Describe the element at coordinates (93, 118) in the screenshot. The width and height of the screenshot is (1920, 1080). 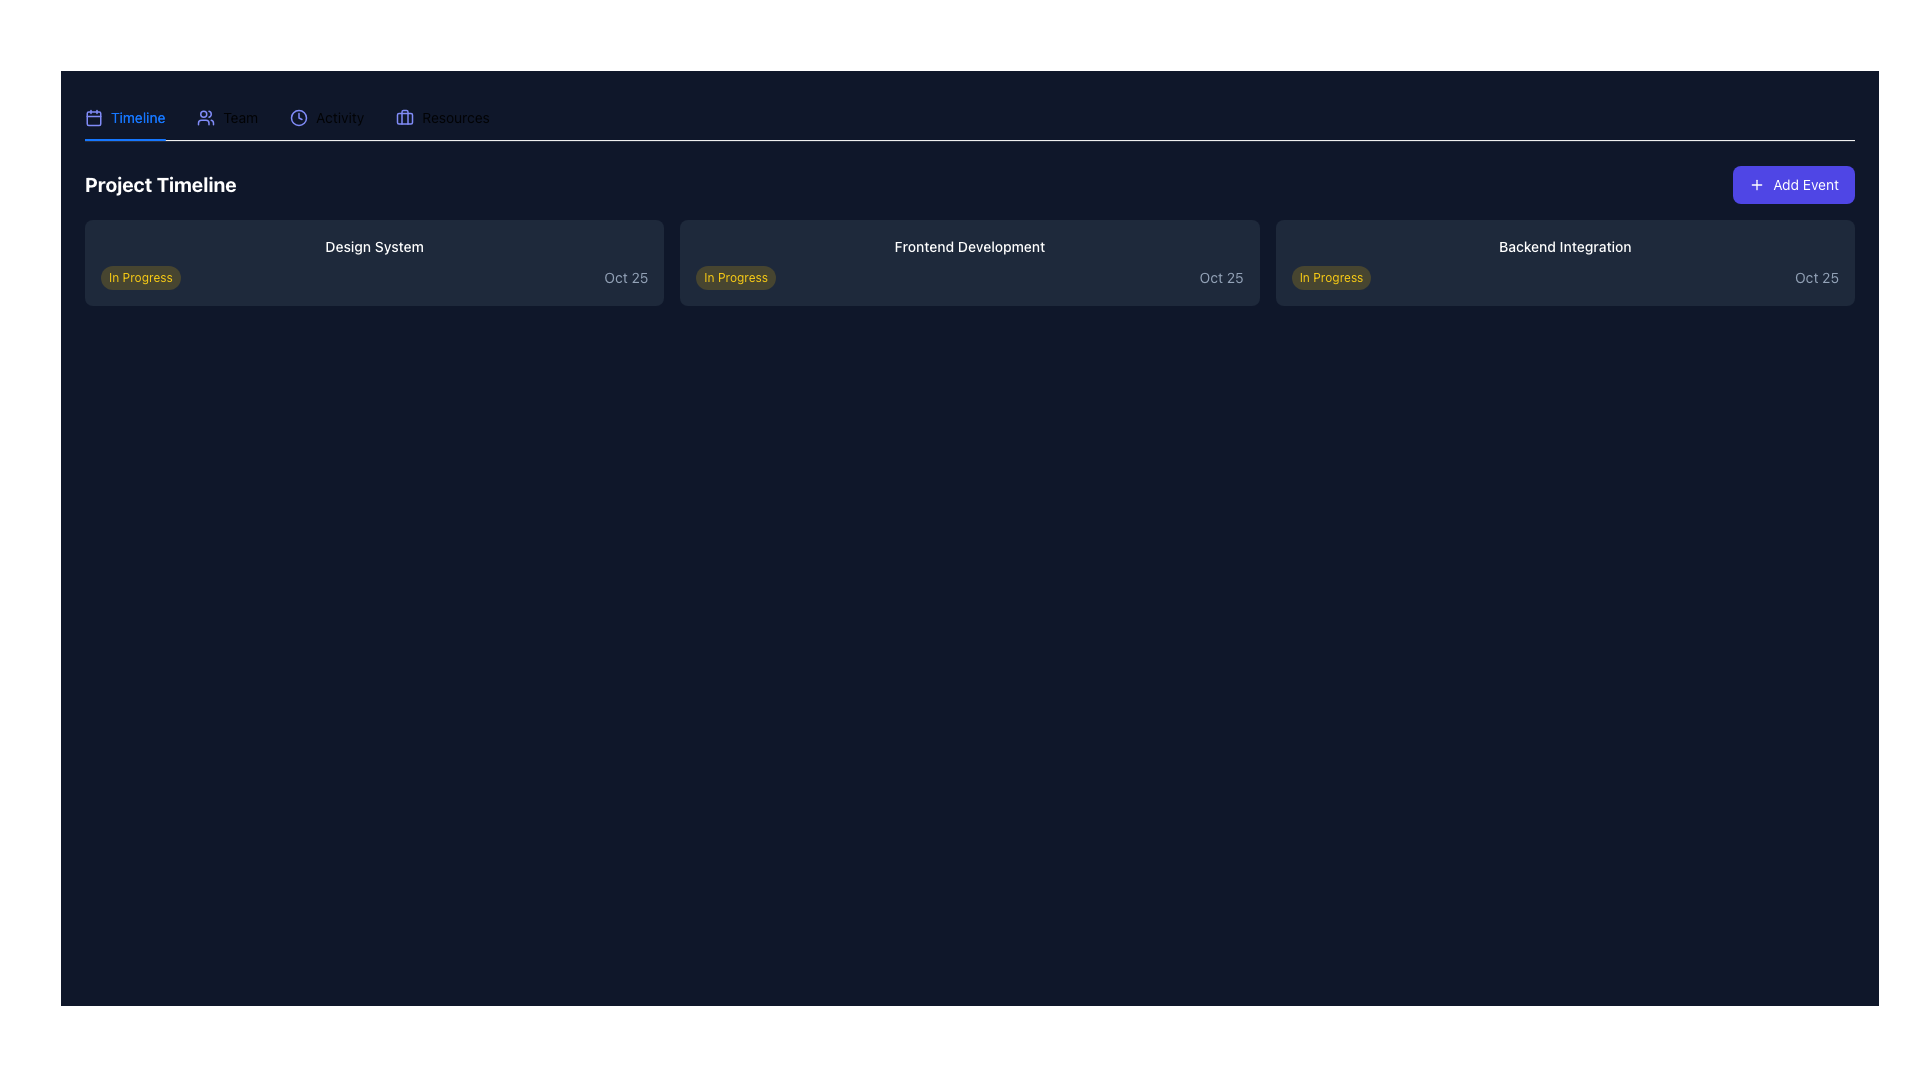
I see `the calendar icon located to the left of the 'Timeline' text in the top-left section of the interface` at that location.